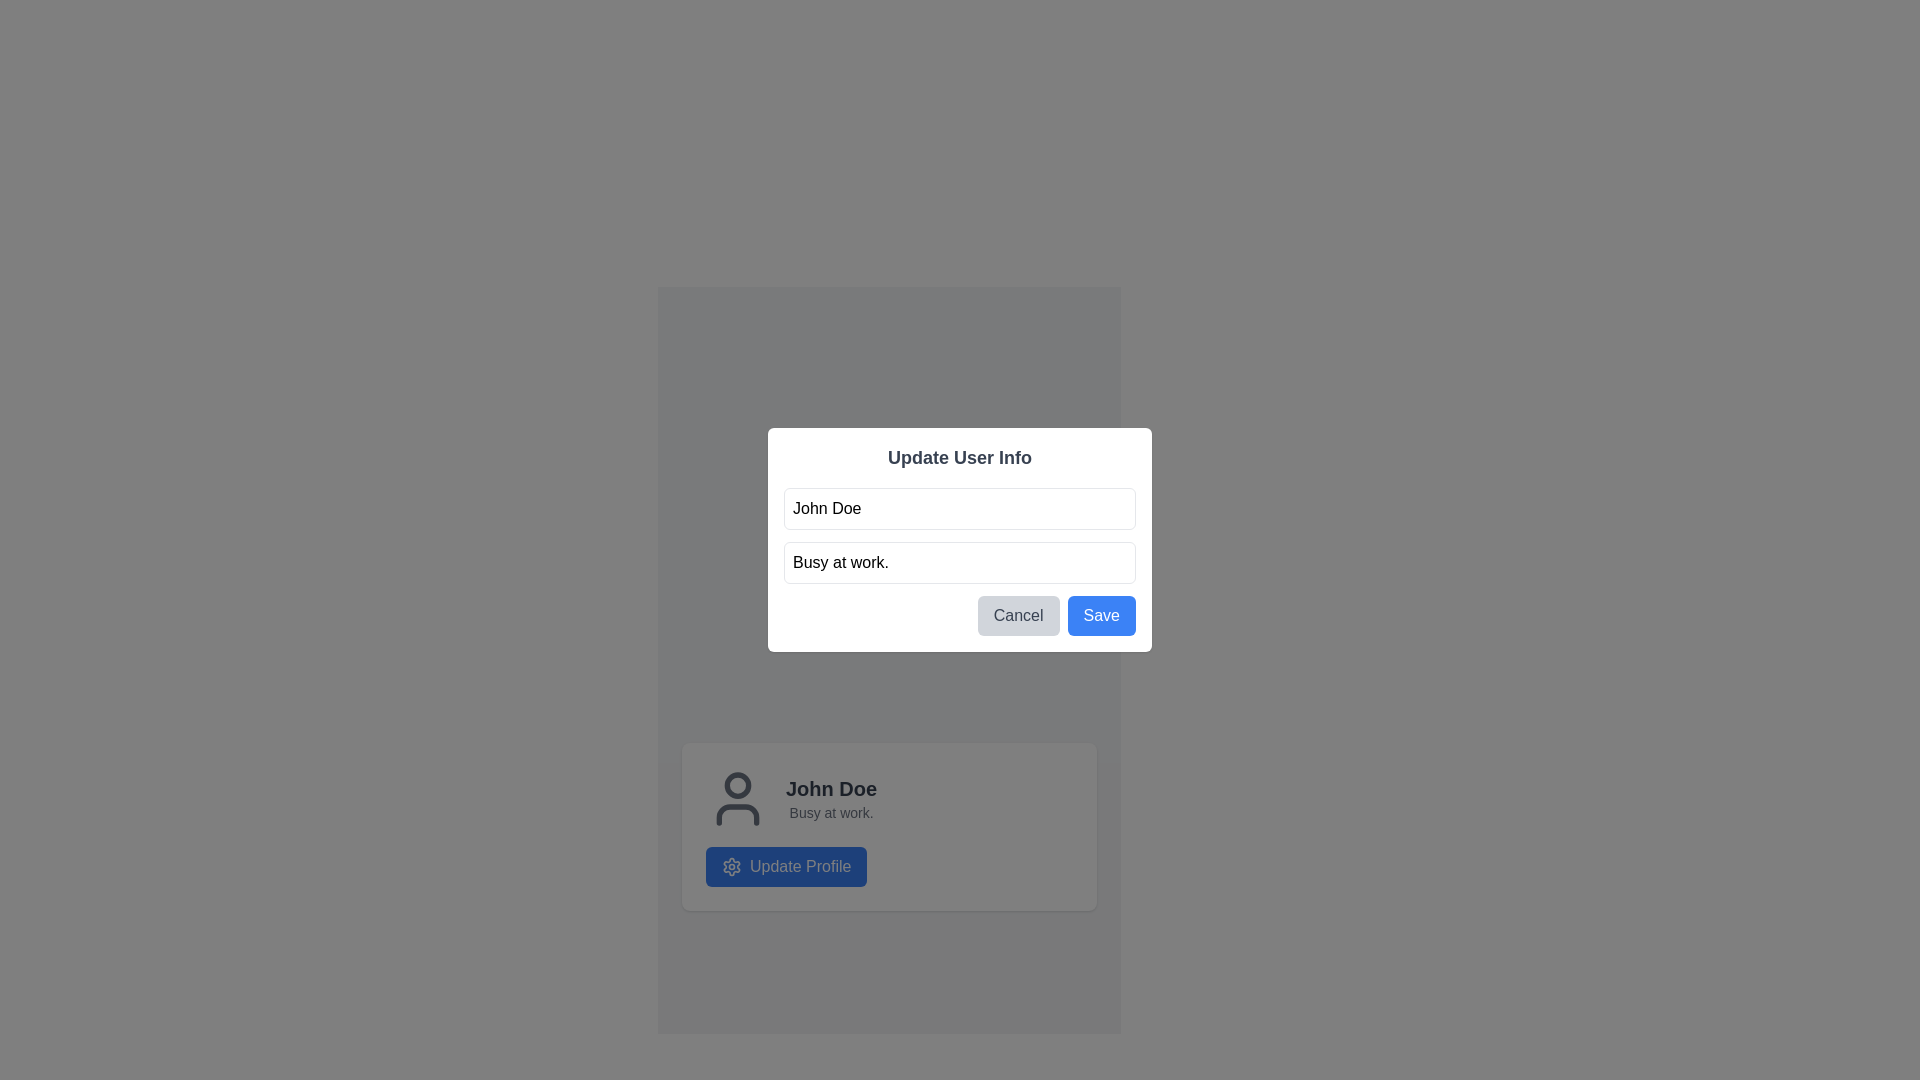  What do you see at coordinates (730, 866) in the screenshot?
I see `the cog-shaped settings icon within the 'Update Profile' button located under the user card for 'John Doe' to initiate the profile update functionality` at bounding box center [730, 866].